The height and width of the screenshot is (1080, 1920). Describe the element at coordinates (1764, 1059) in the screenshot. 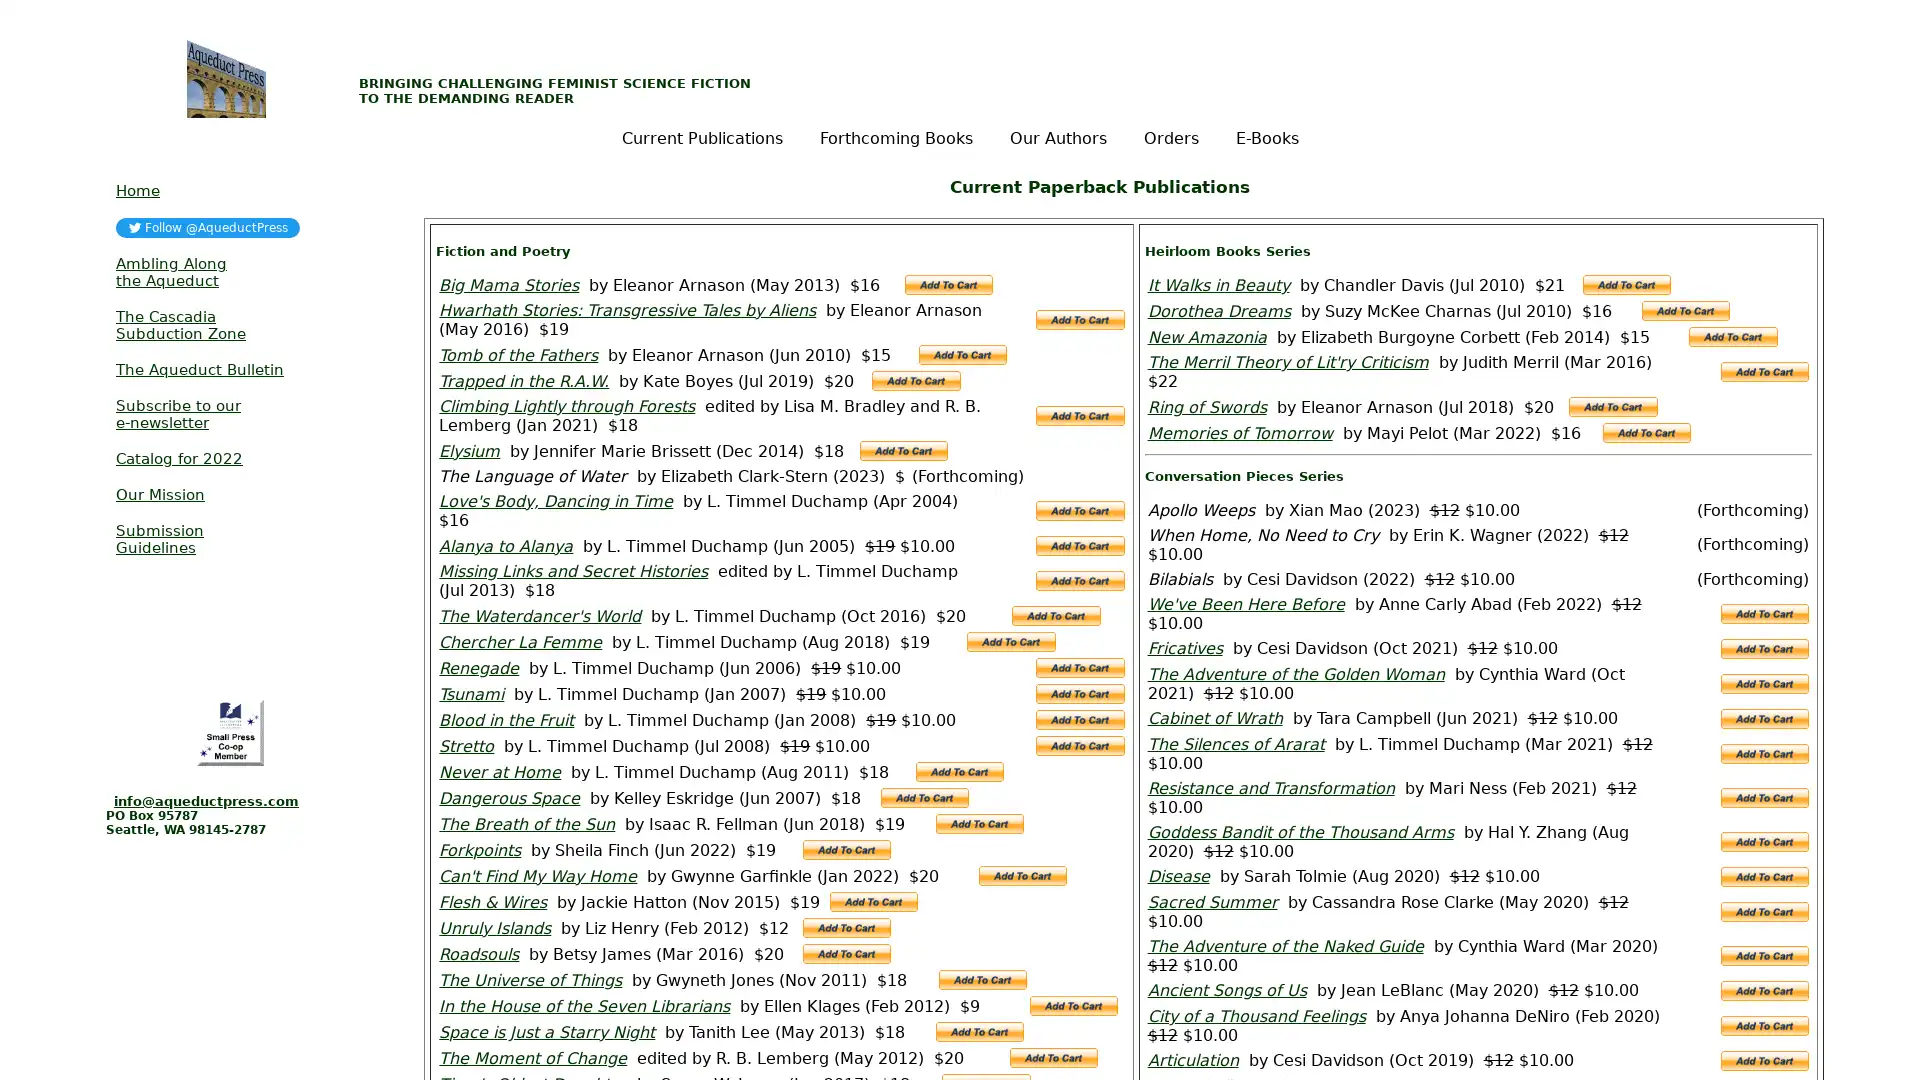

I see `Make payments with PayPal - it\'s fast, free and secure!` at that location.